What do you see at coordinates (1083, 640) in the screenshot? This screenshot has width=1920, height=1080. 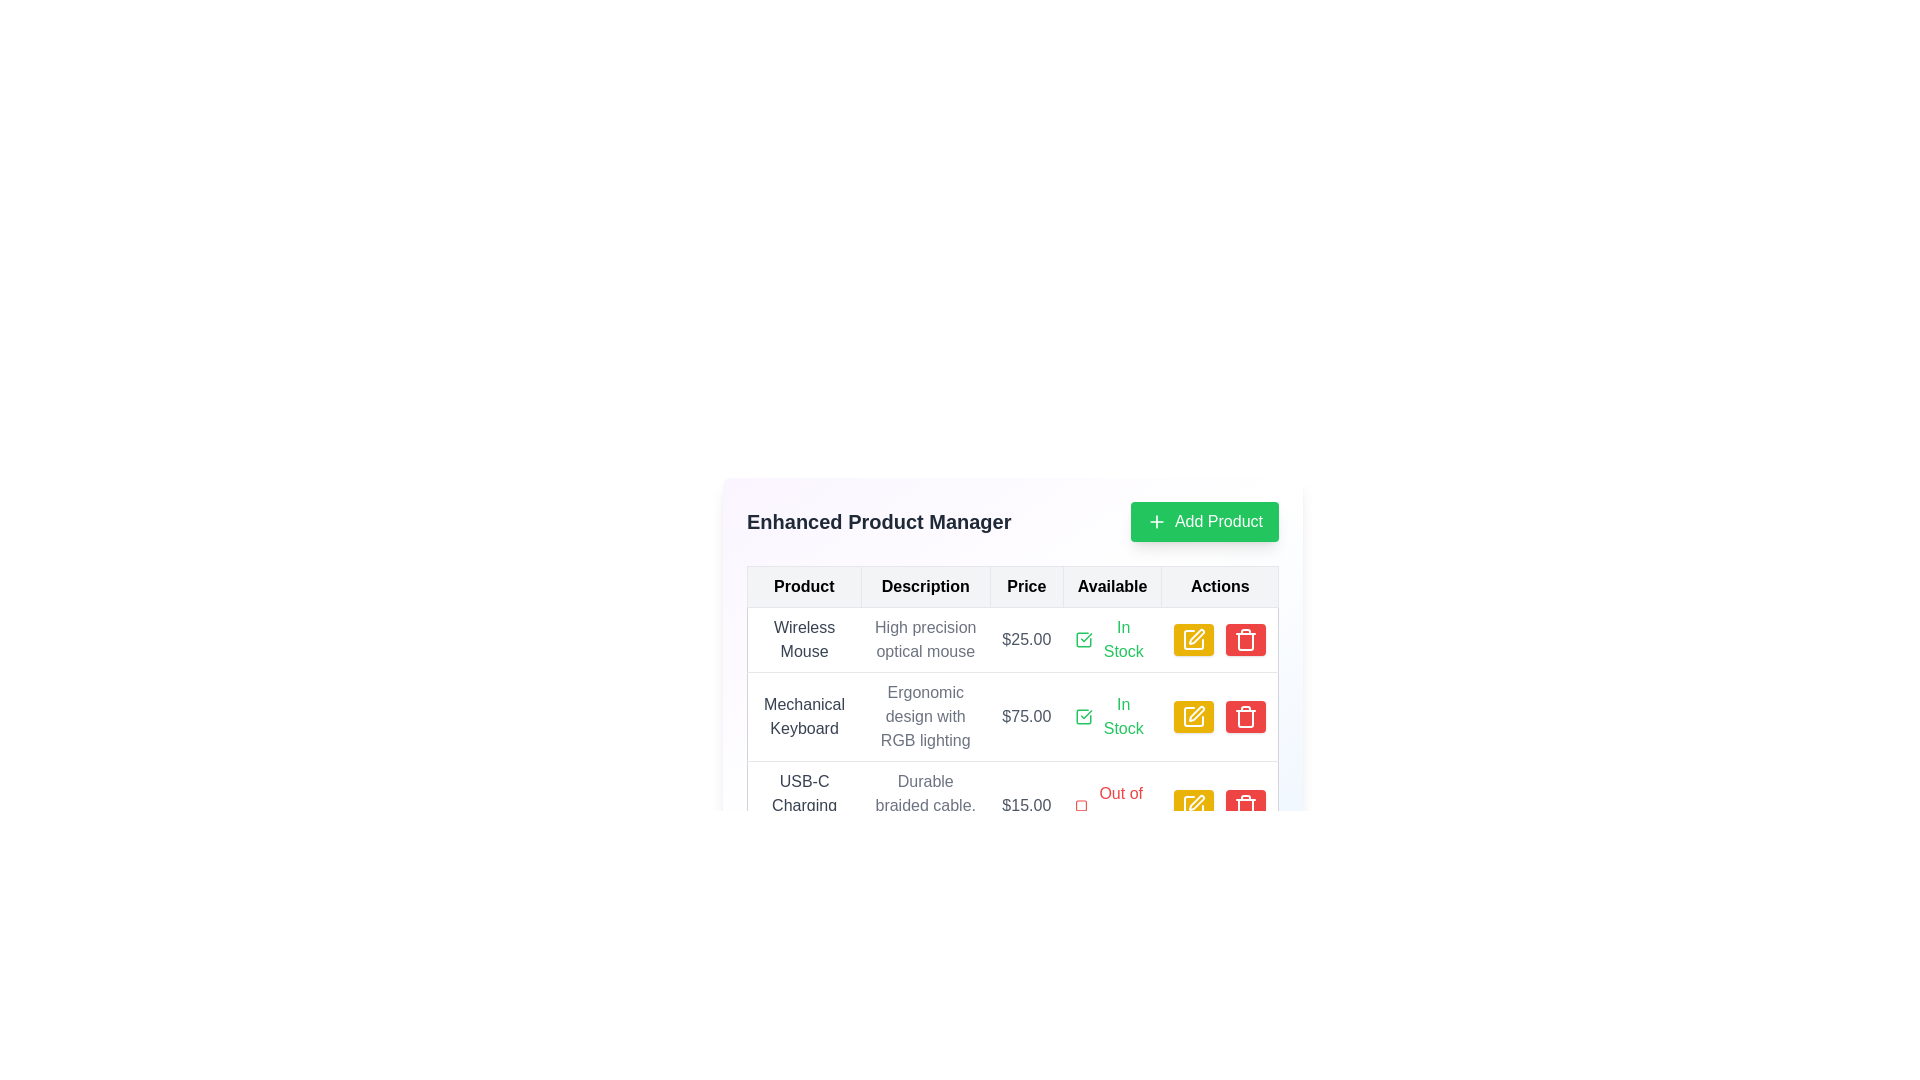 I see `the green checkmark icon located beside the 'In Stock' text in the 'Available' column of the table for the 'Wireless Mouse' row` at bounding box center [1083, 640].